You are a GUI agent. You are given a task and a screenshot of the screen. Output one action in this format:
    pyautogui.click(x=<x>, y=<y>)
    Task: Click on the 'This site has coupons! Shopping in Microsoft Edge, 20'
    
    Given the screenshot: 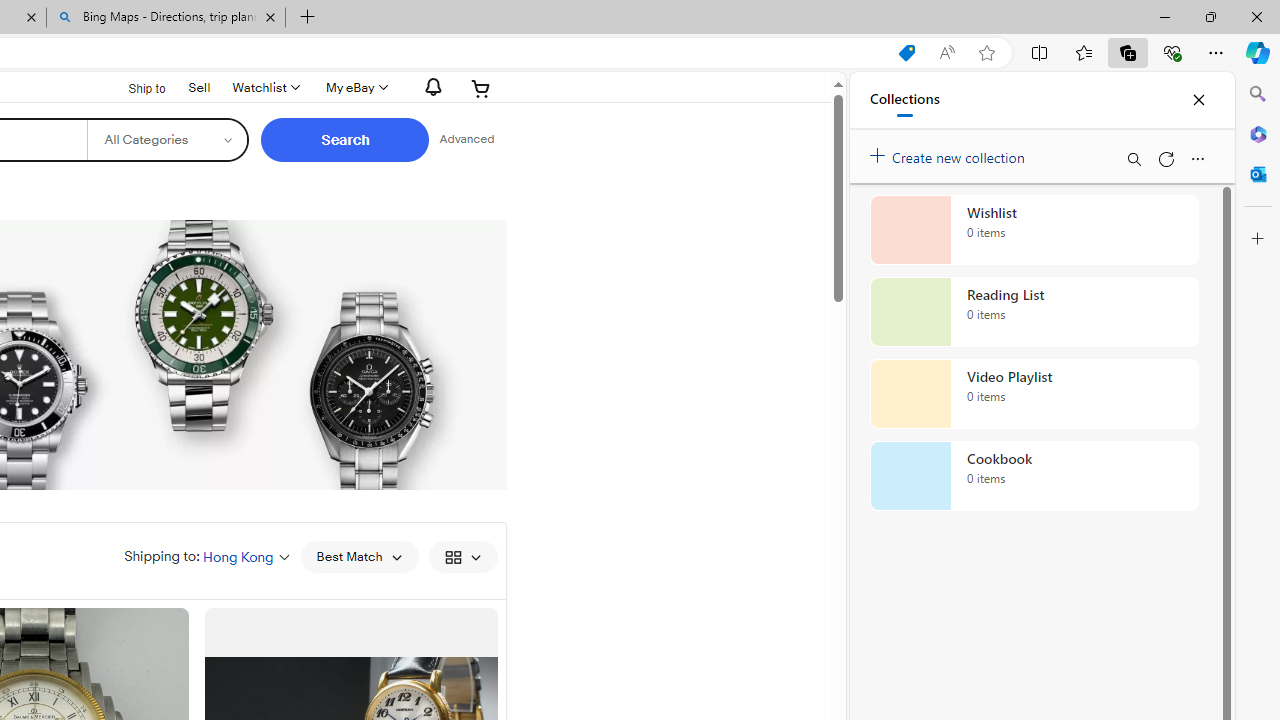 What is the action you would take?
    pyautogui.click(x=905, y=52)
    